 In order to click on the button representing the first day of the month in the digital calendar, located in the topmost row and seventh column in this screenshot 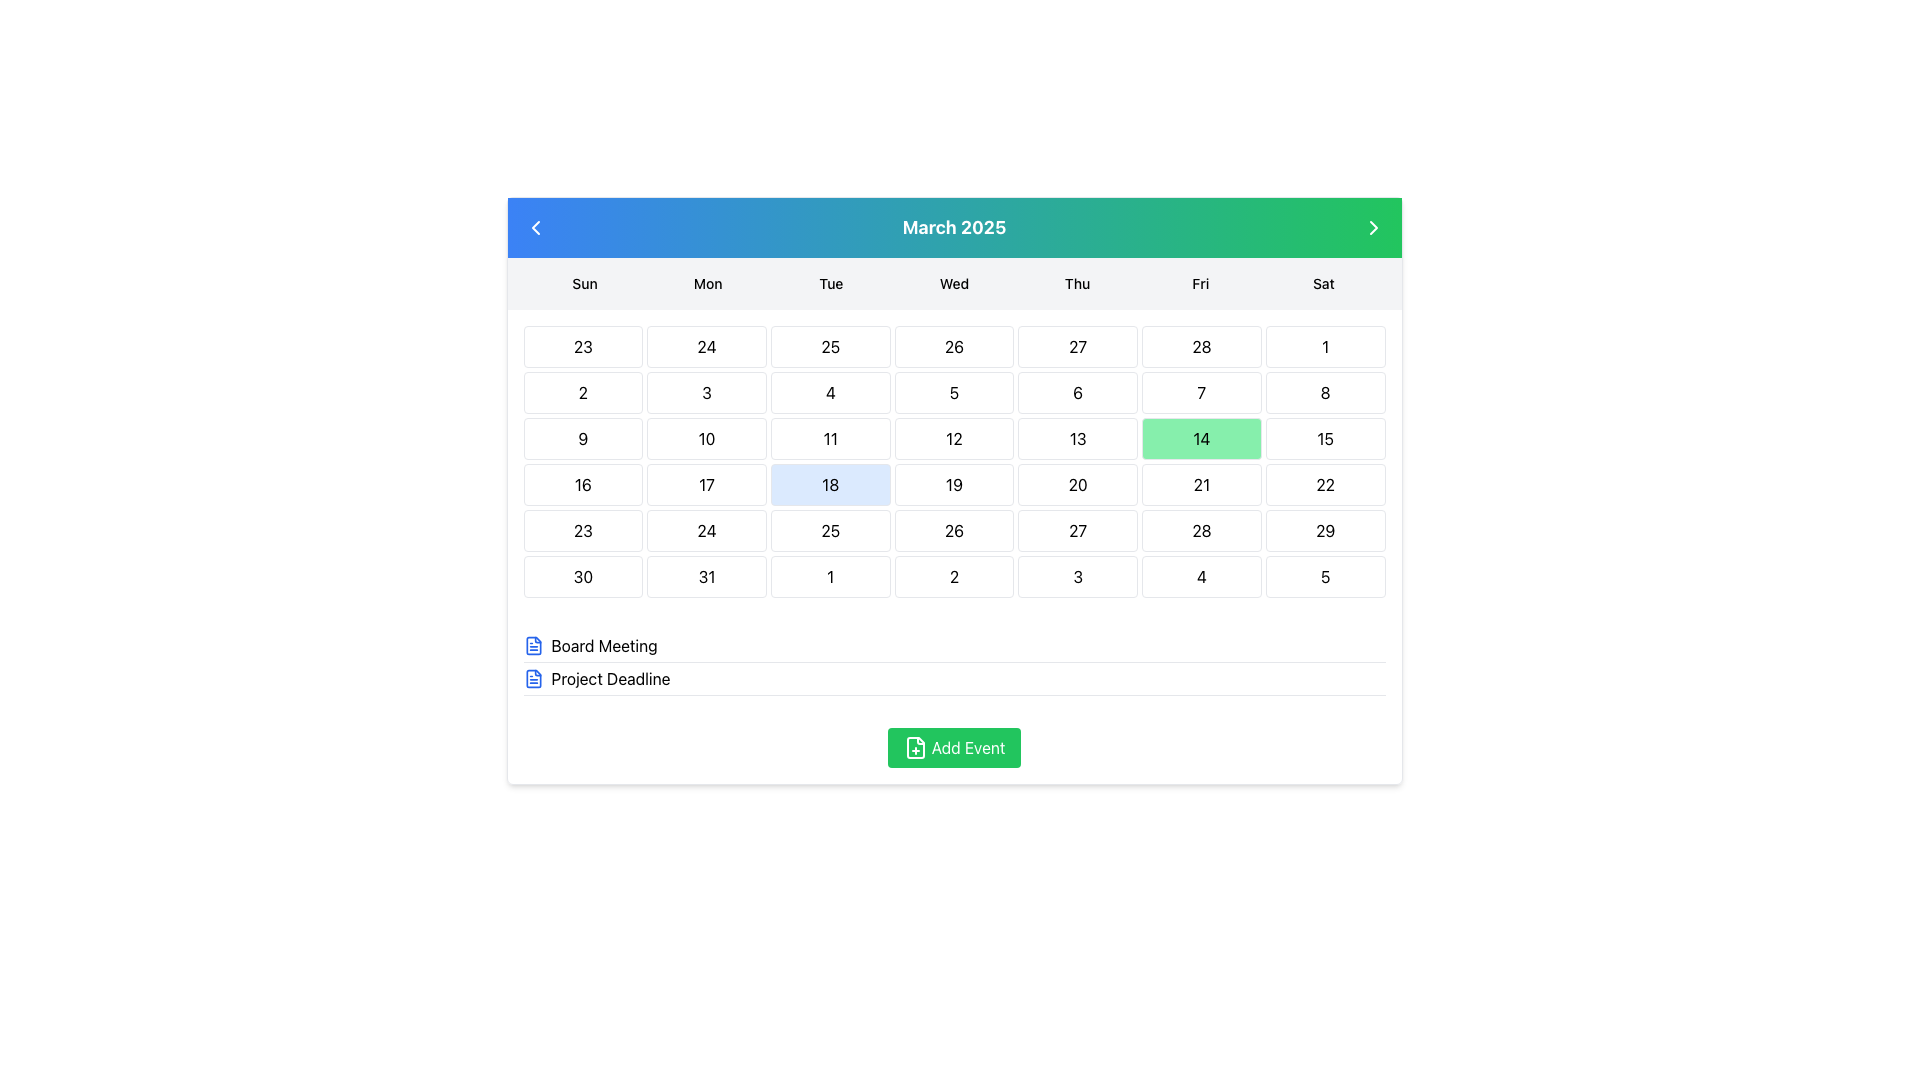, I will do `click(1325, 346)`.